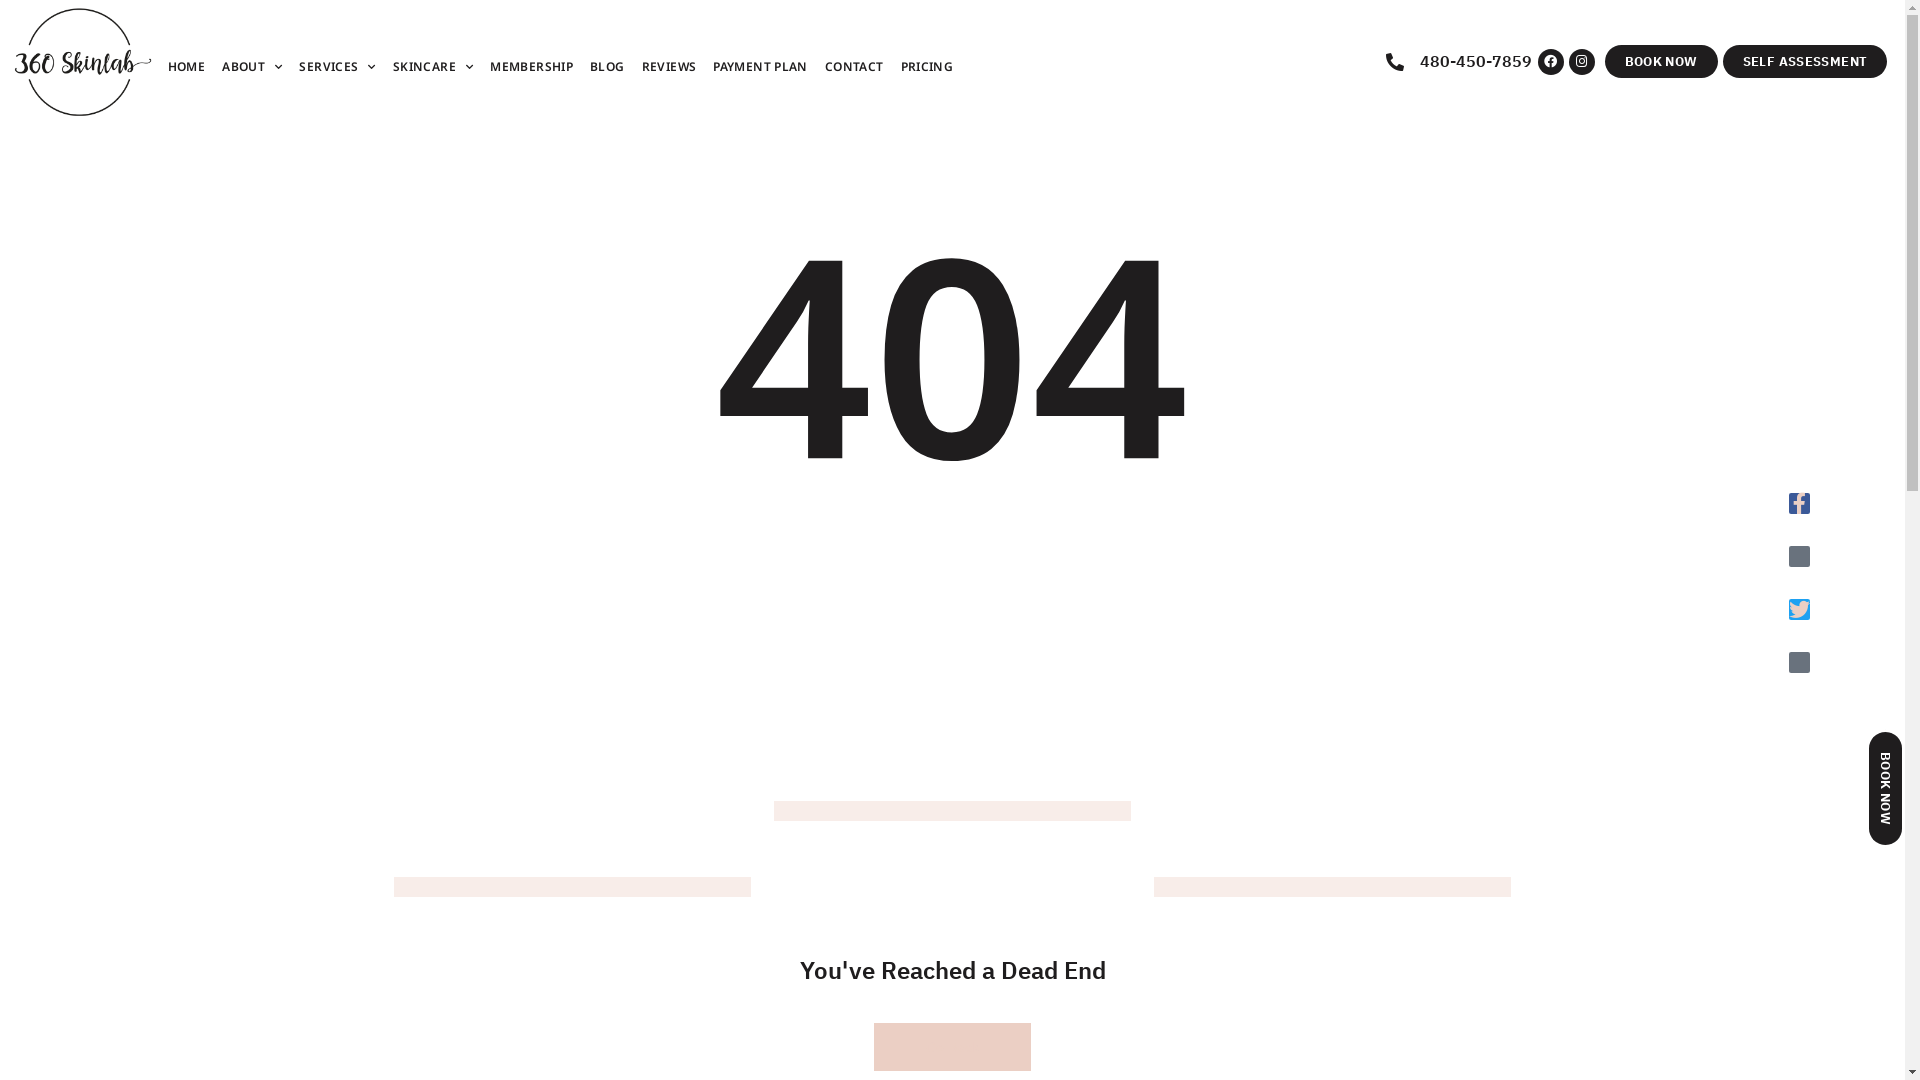 This screenshot has width=1920, height=1080. I want to click on 'PRICING', so click(926, 65).